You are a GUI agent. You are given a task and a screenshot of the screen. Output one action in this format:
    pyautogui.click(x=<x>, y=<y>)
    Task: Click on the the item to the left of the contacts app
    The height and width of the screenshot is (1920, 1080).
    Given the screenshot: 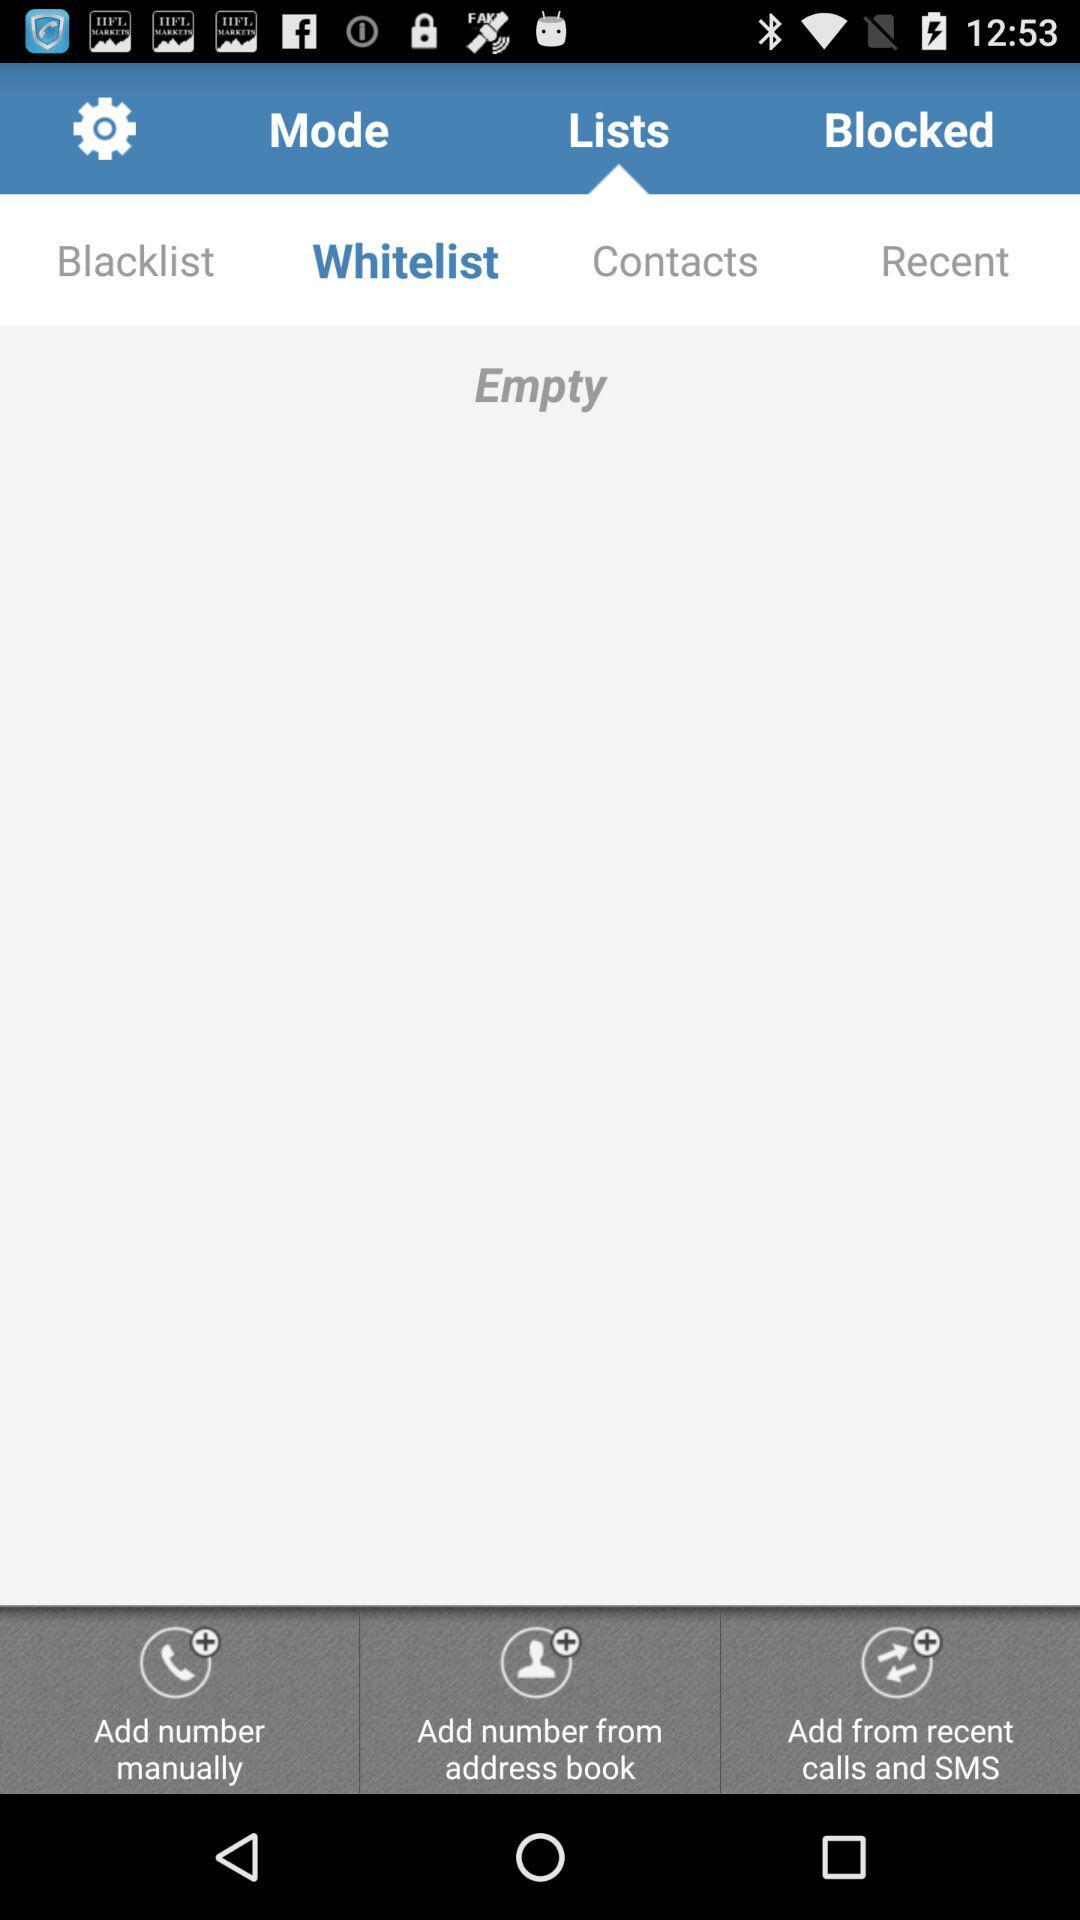 What is the action you would take?
    pyautogui.click(x=405, y=258)
    